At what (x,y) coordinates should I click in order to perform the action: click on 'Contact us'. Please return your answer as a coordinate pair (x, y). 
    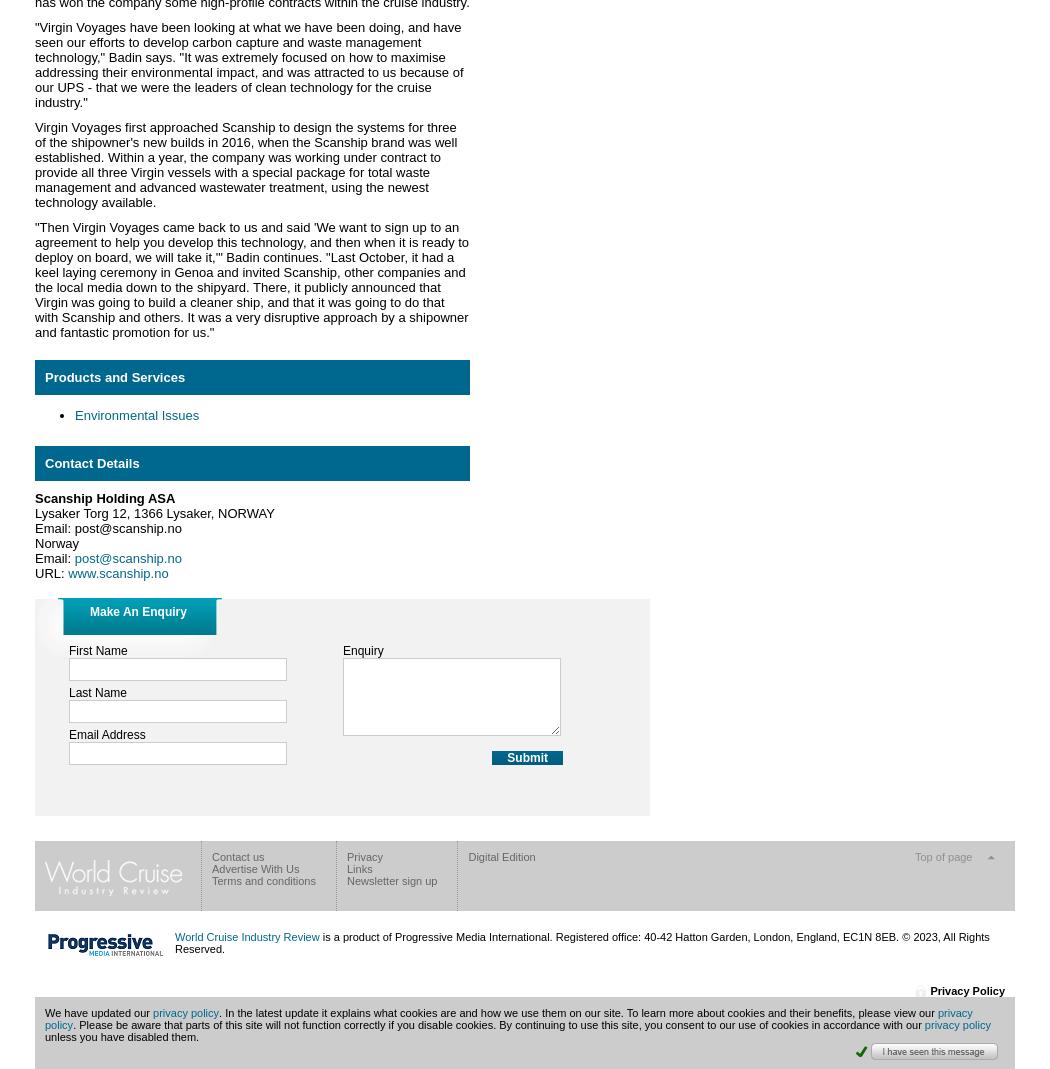
    Looking at the image, I should click on (238, 856).